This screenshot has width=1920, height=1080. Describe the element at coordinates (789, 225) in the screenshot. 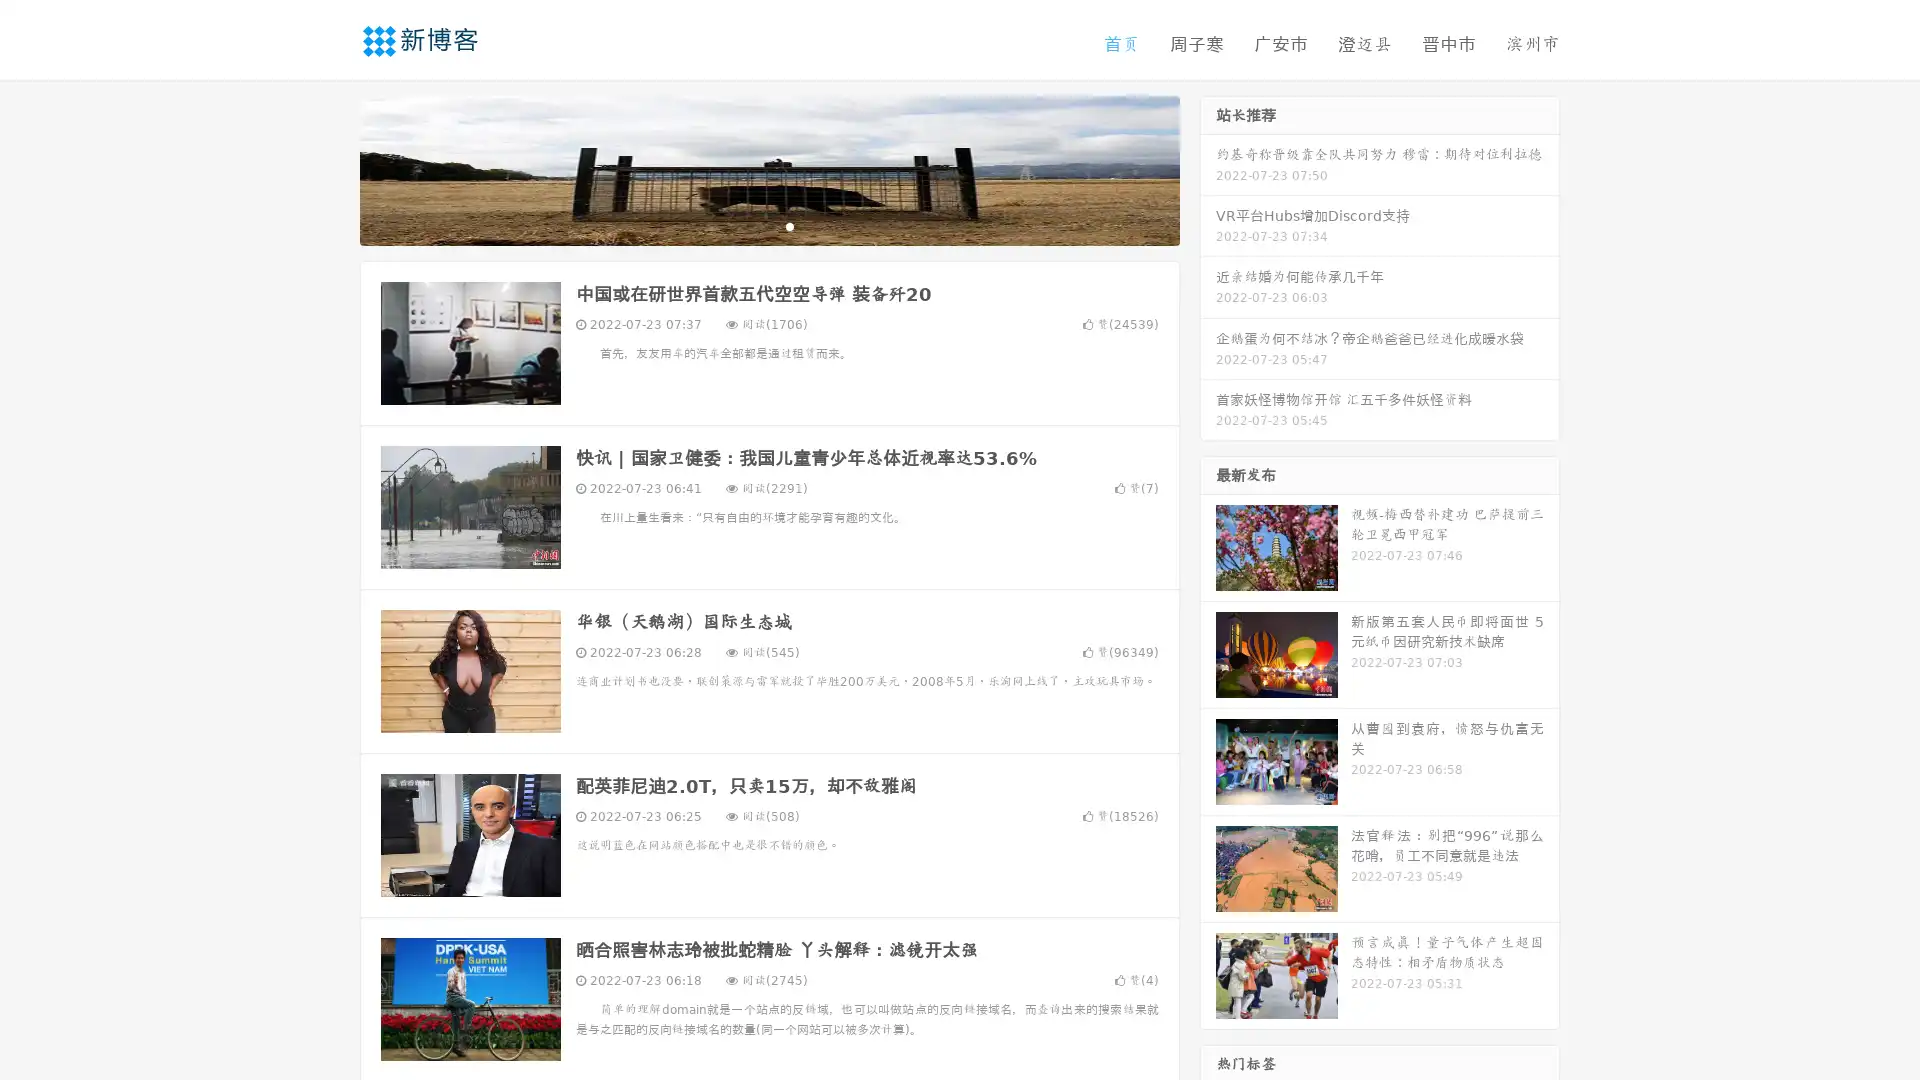

I see `Go to slide 3` at that location.